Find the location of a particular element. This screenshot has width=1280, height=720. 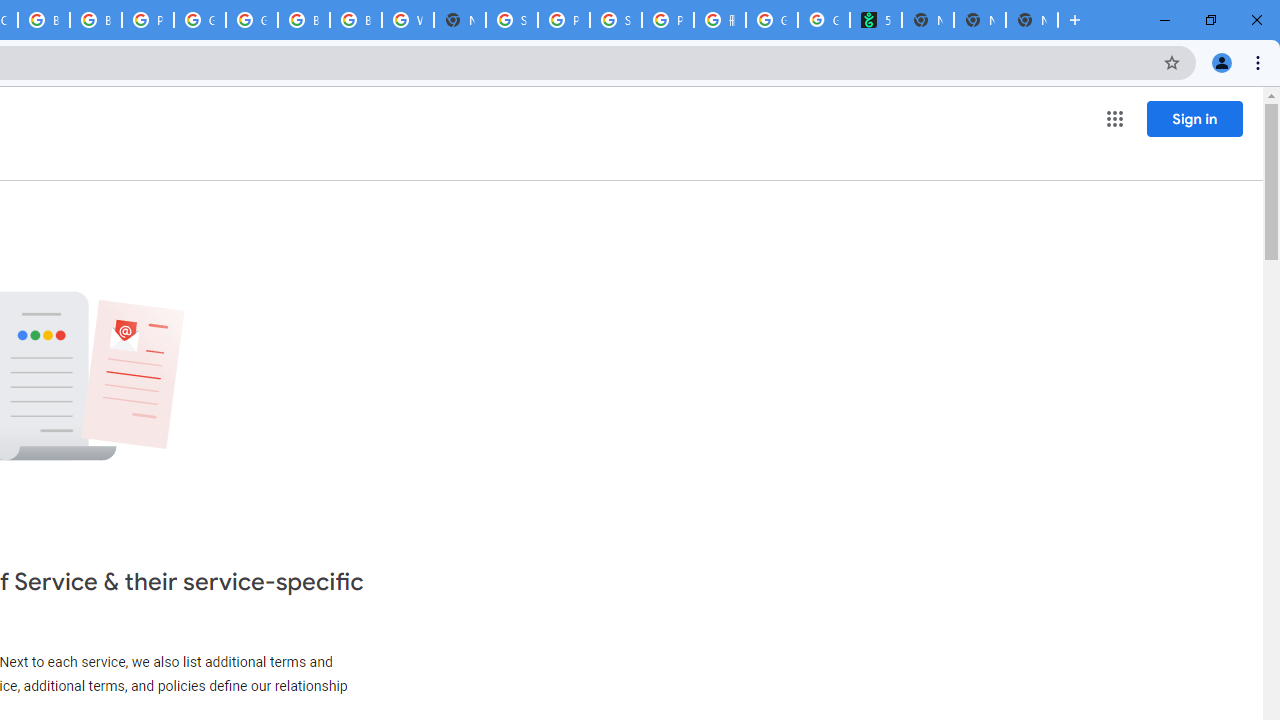

'New Tab' is located at coordinates (1074, 20).